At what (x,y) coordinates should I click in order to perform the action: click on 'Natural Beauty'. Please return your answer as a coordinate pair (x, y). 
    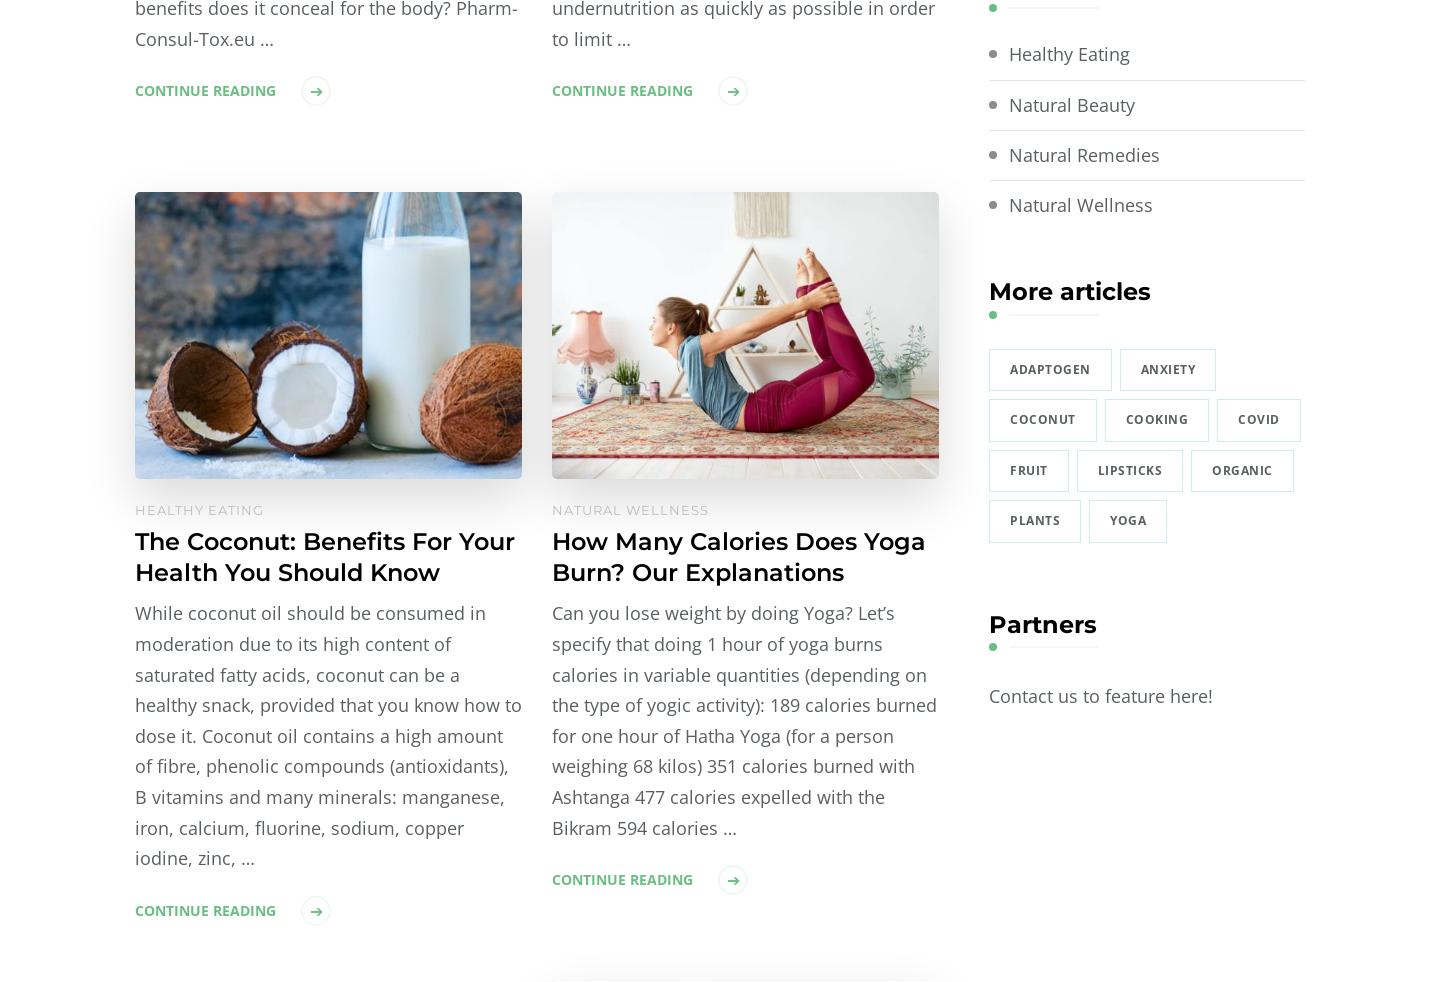
    Looking at the image, I should click on (1071, 102).